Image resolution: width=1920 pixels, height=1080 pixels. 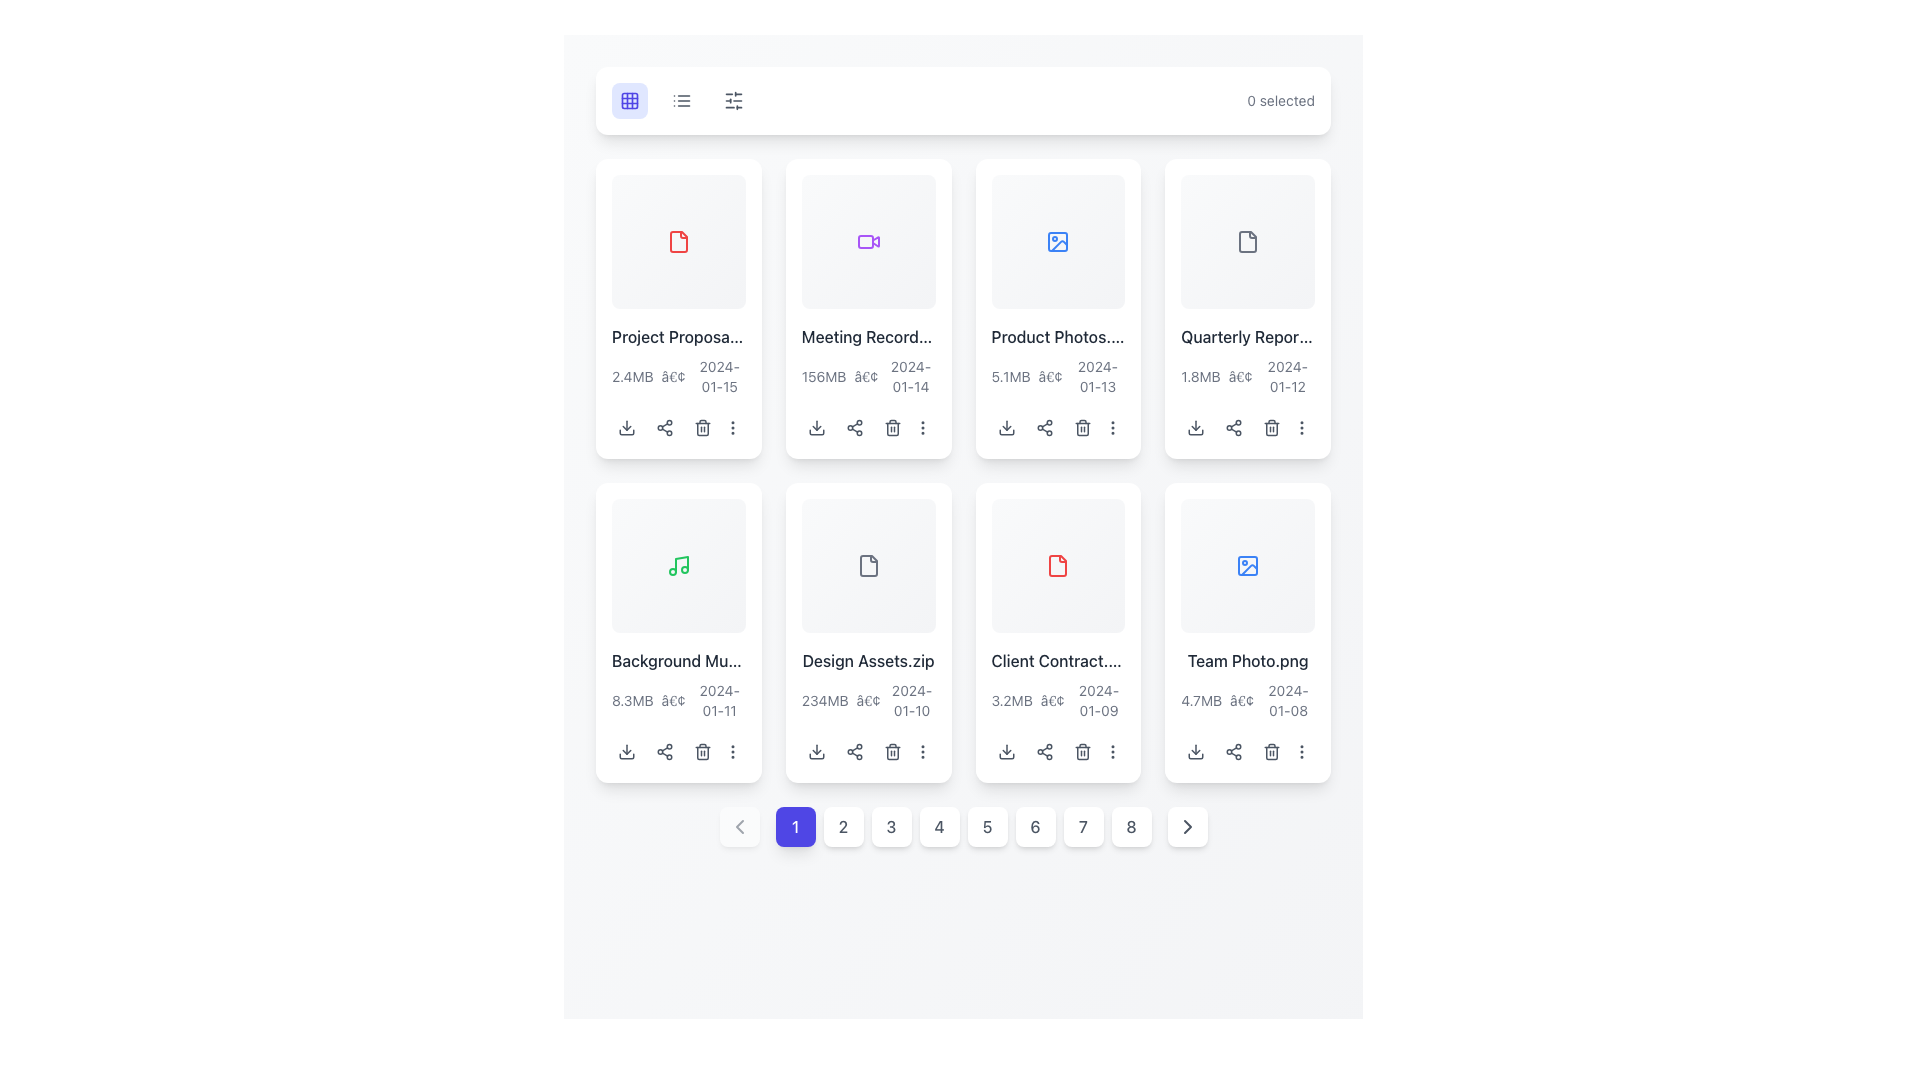 I want to click on the static text label displaying the file size '2.4MB' located in the lower-left area of the card labeled 'Project Proposal', so click(x=631, y=376).